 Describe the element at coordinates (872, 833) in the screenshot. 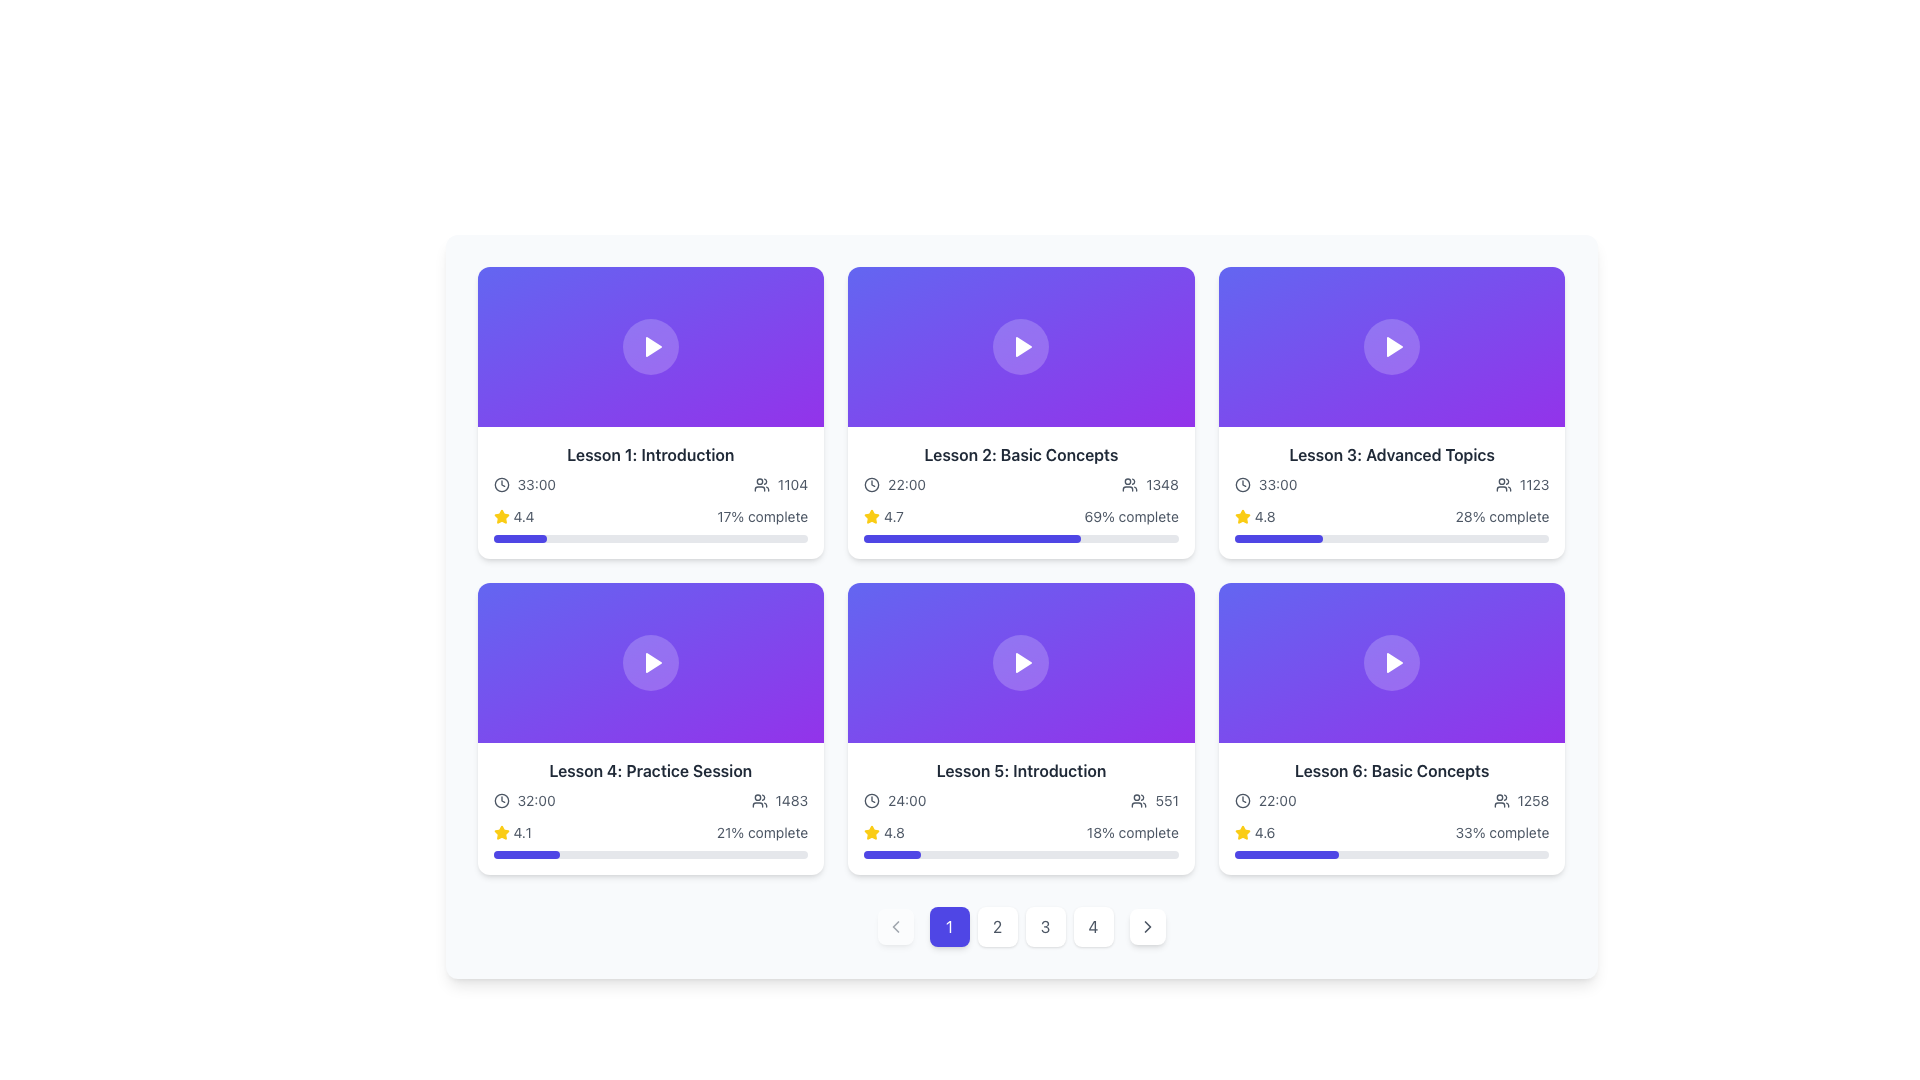

I see `the yellow star icon indicating a rating or favorite feature, located below the 'Lesson 5: Introduction' tile, in the bottom-center section of the third tile in the second row of the grid layout` at that location.